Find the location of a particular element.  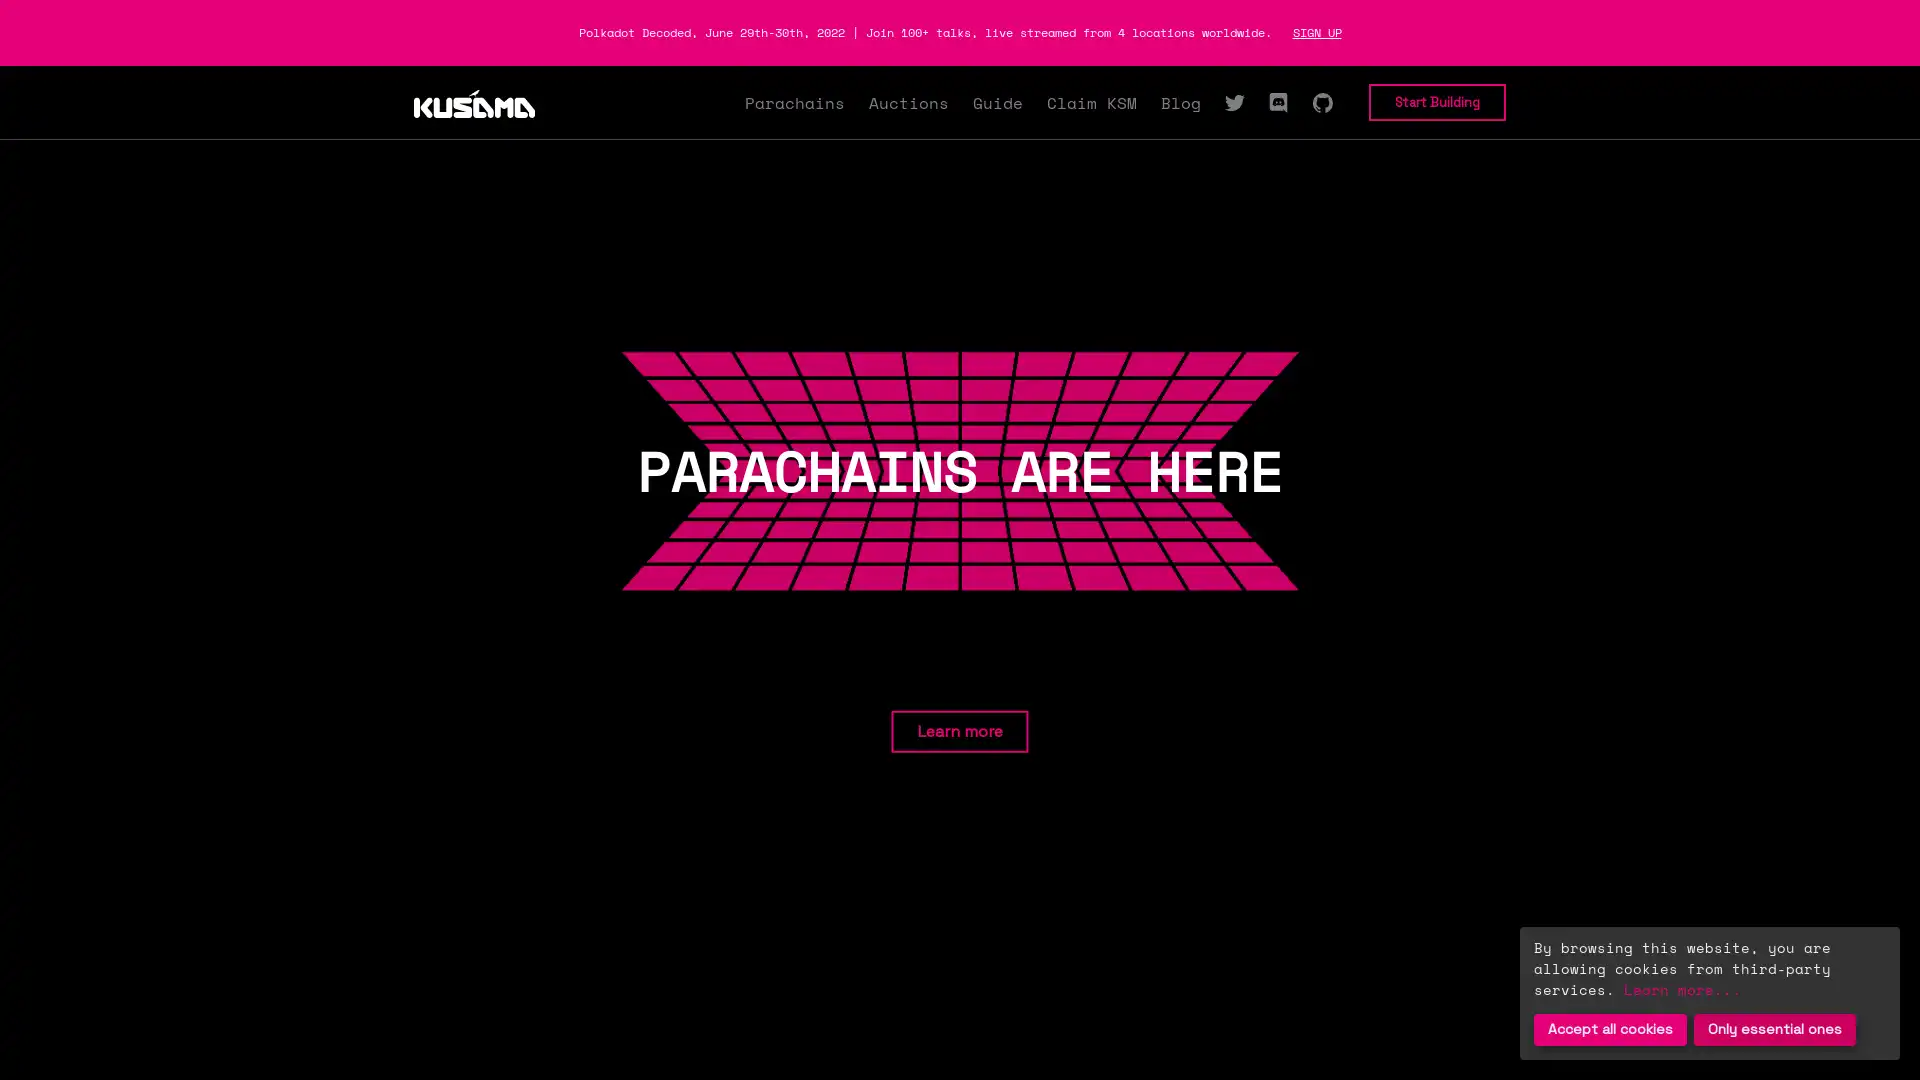

Only essential ones is located at coordinates (1775, 1029).